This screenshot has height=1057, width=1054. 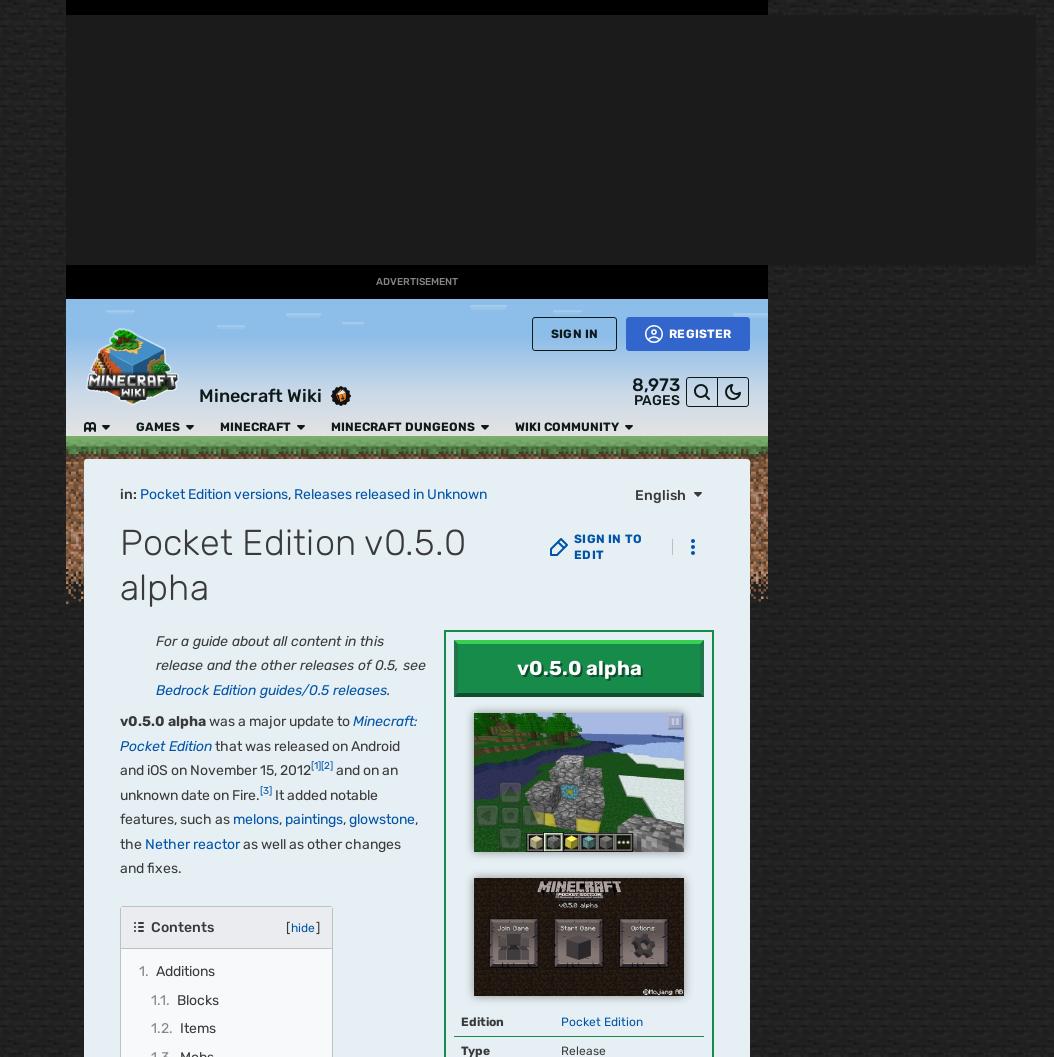 I want to click on 'Movies', so click(x=32, y=428).